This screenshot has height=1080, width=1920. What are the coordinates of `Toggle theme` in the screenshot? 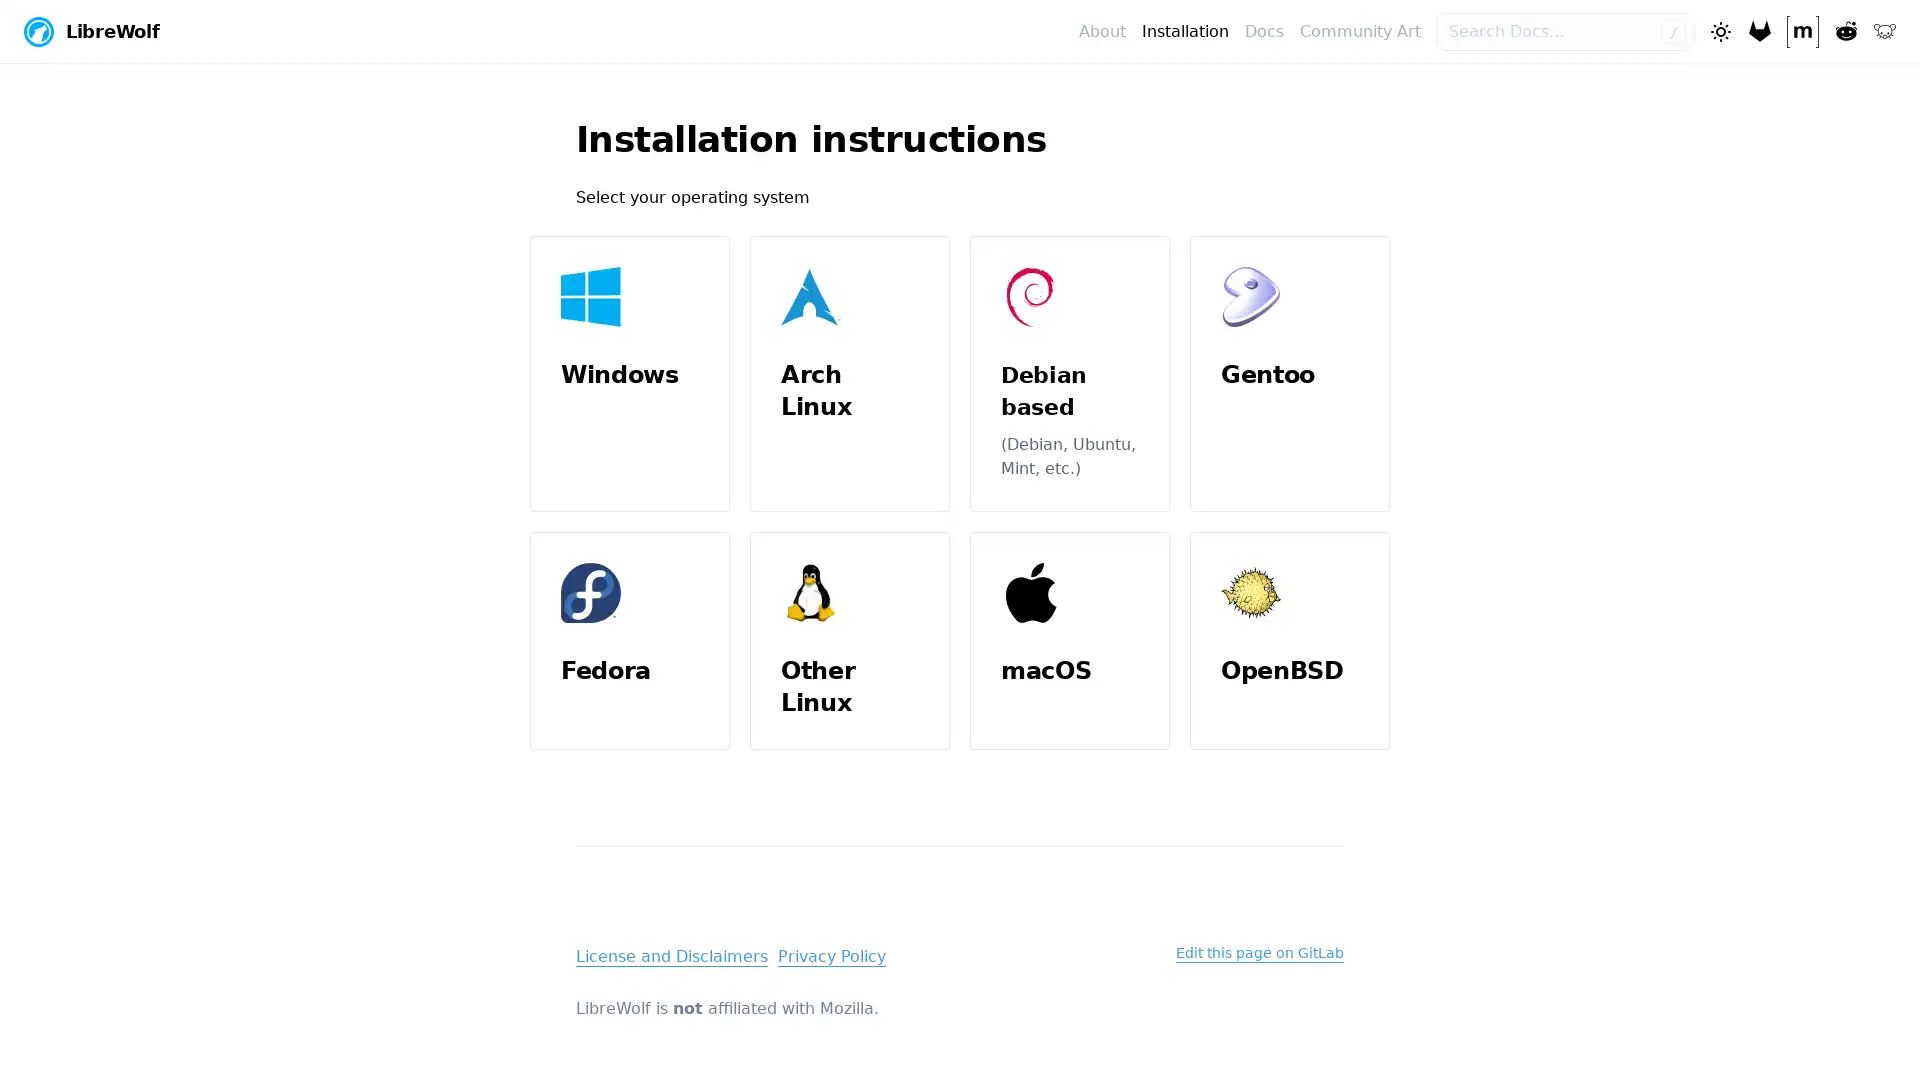 It's located at (1718, 30).